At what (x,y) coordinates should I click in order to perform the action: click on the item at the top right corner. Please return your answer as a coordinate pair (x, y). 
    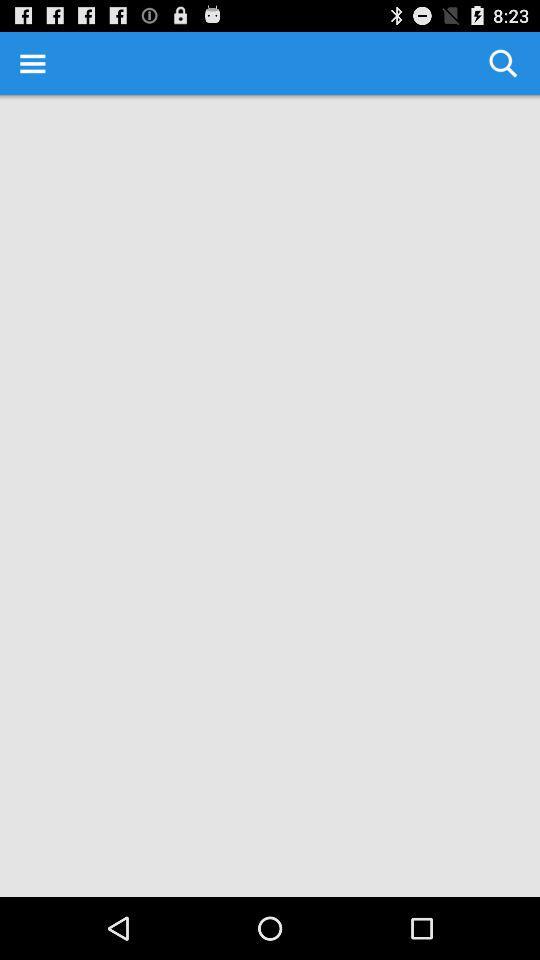
    Looking at the image, I should click on (502, 62).